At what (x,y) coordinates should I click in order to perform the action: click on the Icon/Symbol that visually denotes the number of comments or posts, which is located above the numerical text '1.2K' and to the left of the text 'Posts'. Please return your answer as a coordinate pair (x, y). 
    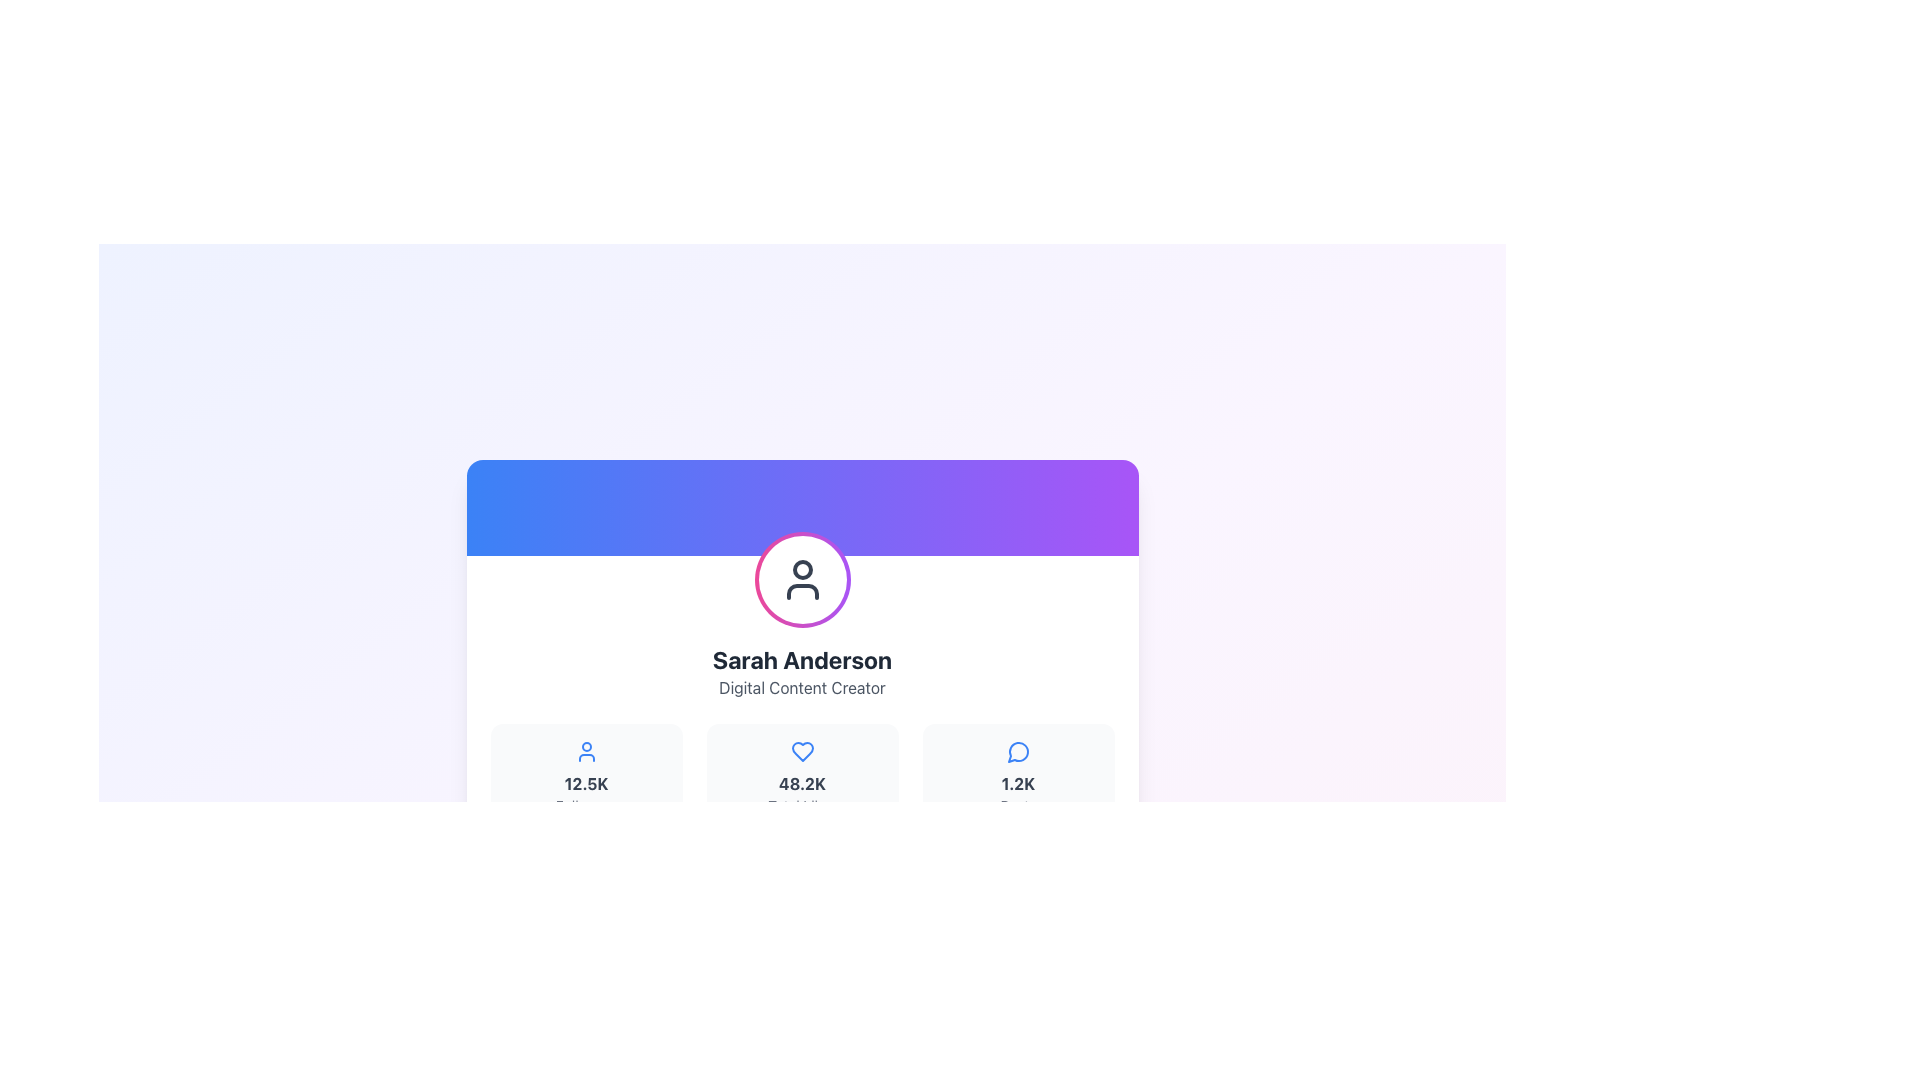
    Looking at the image, I should click on (1018, 752).